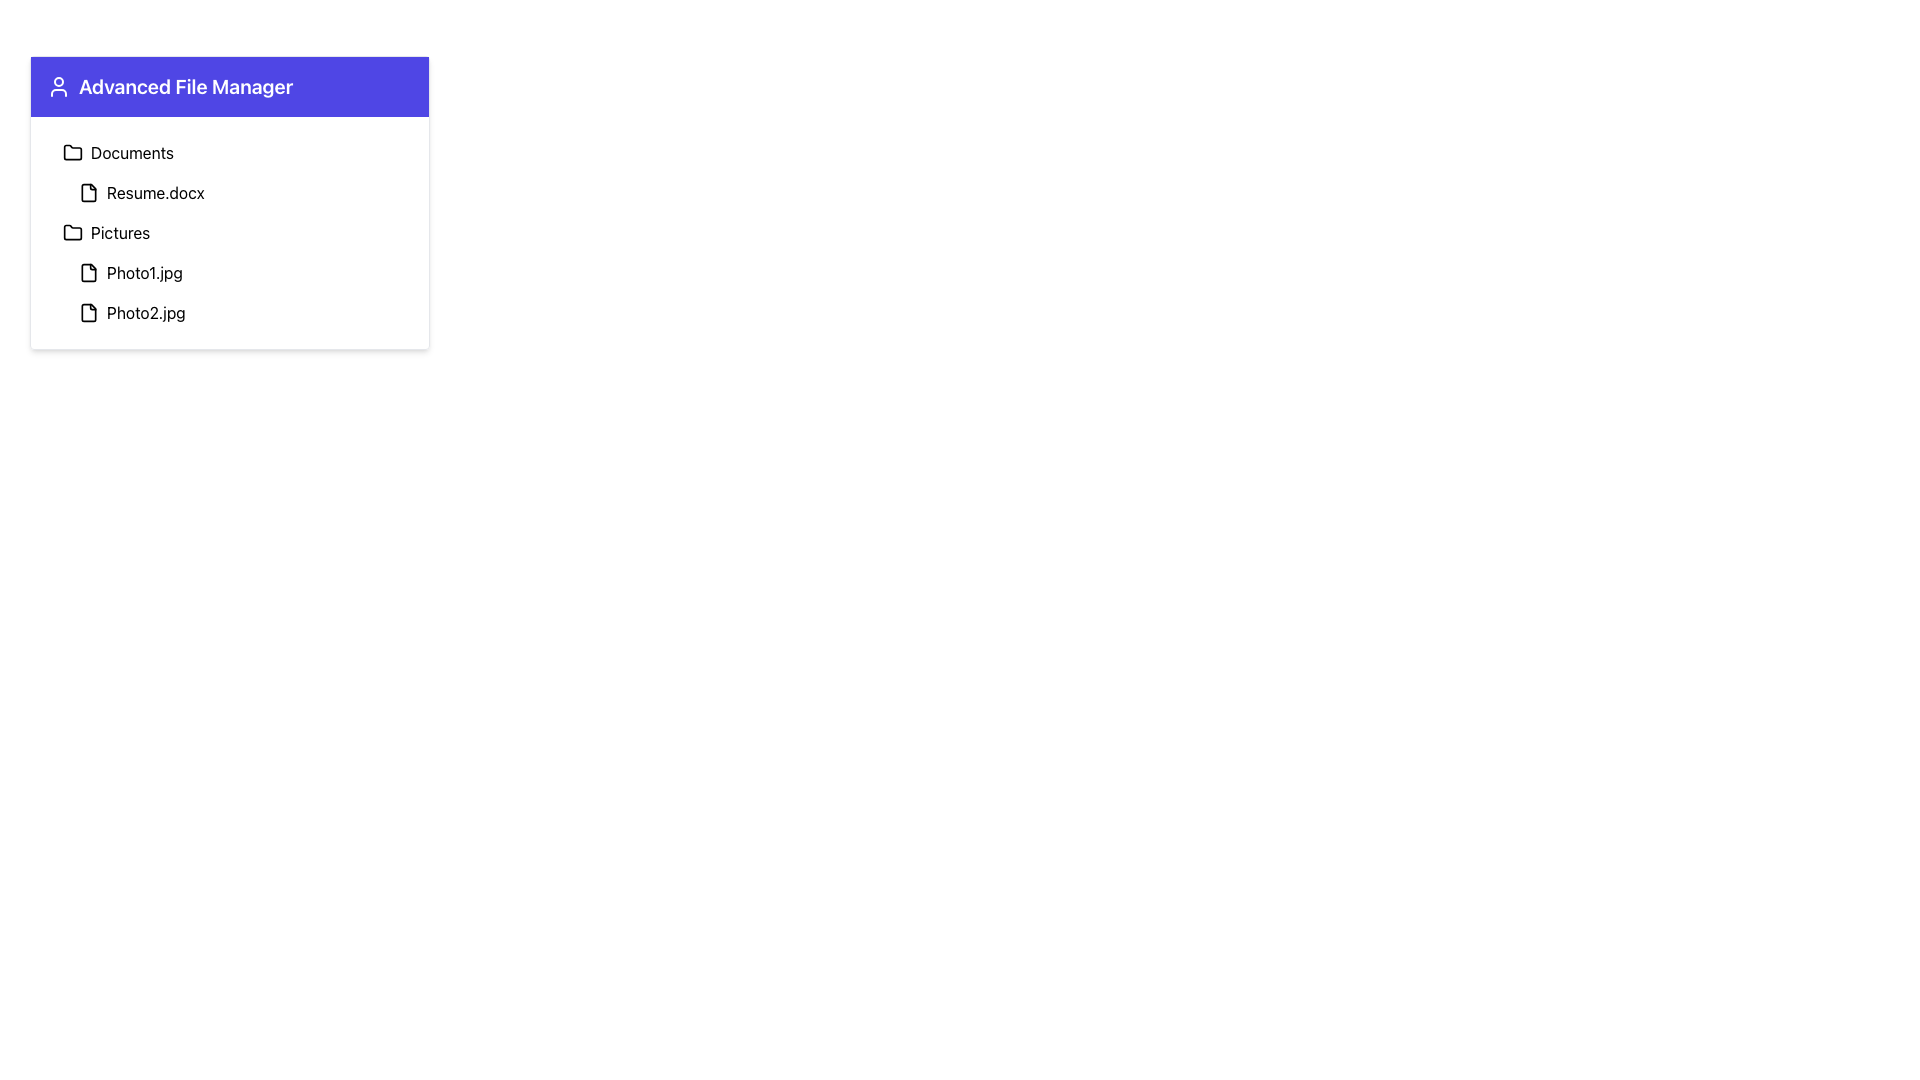 Image resolution: width=1920 pixels, height=1080 pixels. What do you see at coordinates (131, 152) in the screenshot?
I see `the 'Documents' text label located in the file management interface` at bounding box center [131, 152].